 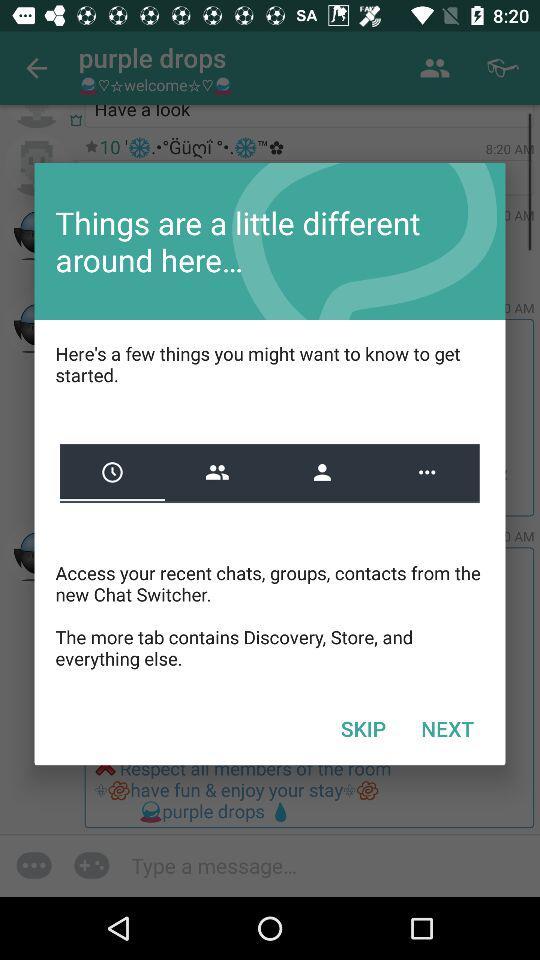 What do you see at coordinates (447, 727) in the screenshot?
I see `the icon next to skip icon` at bounding box center [447, 727].